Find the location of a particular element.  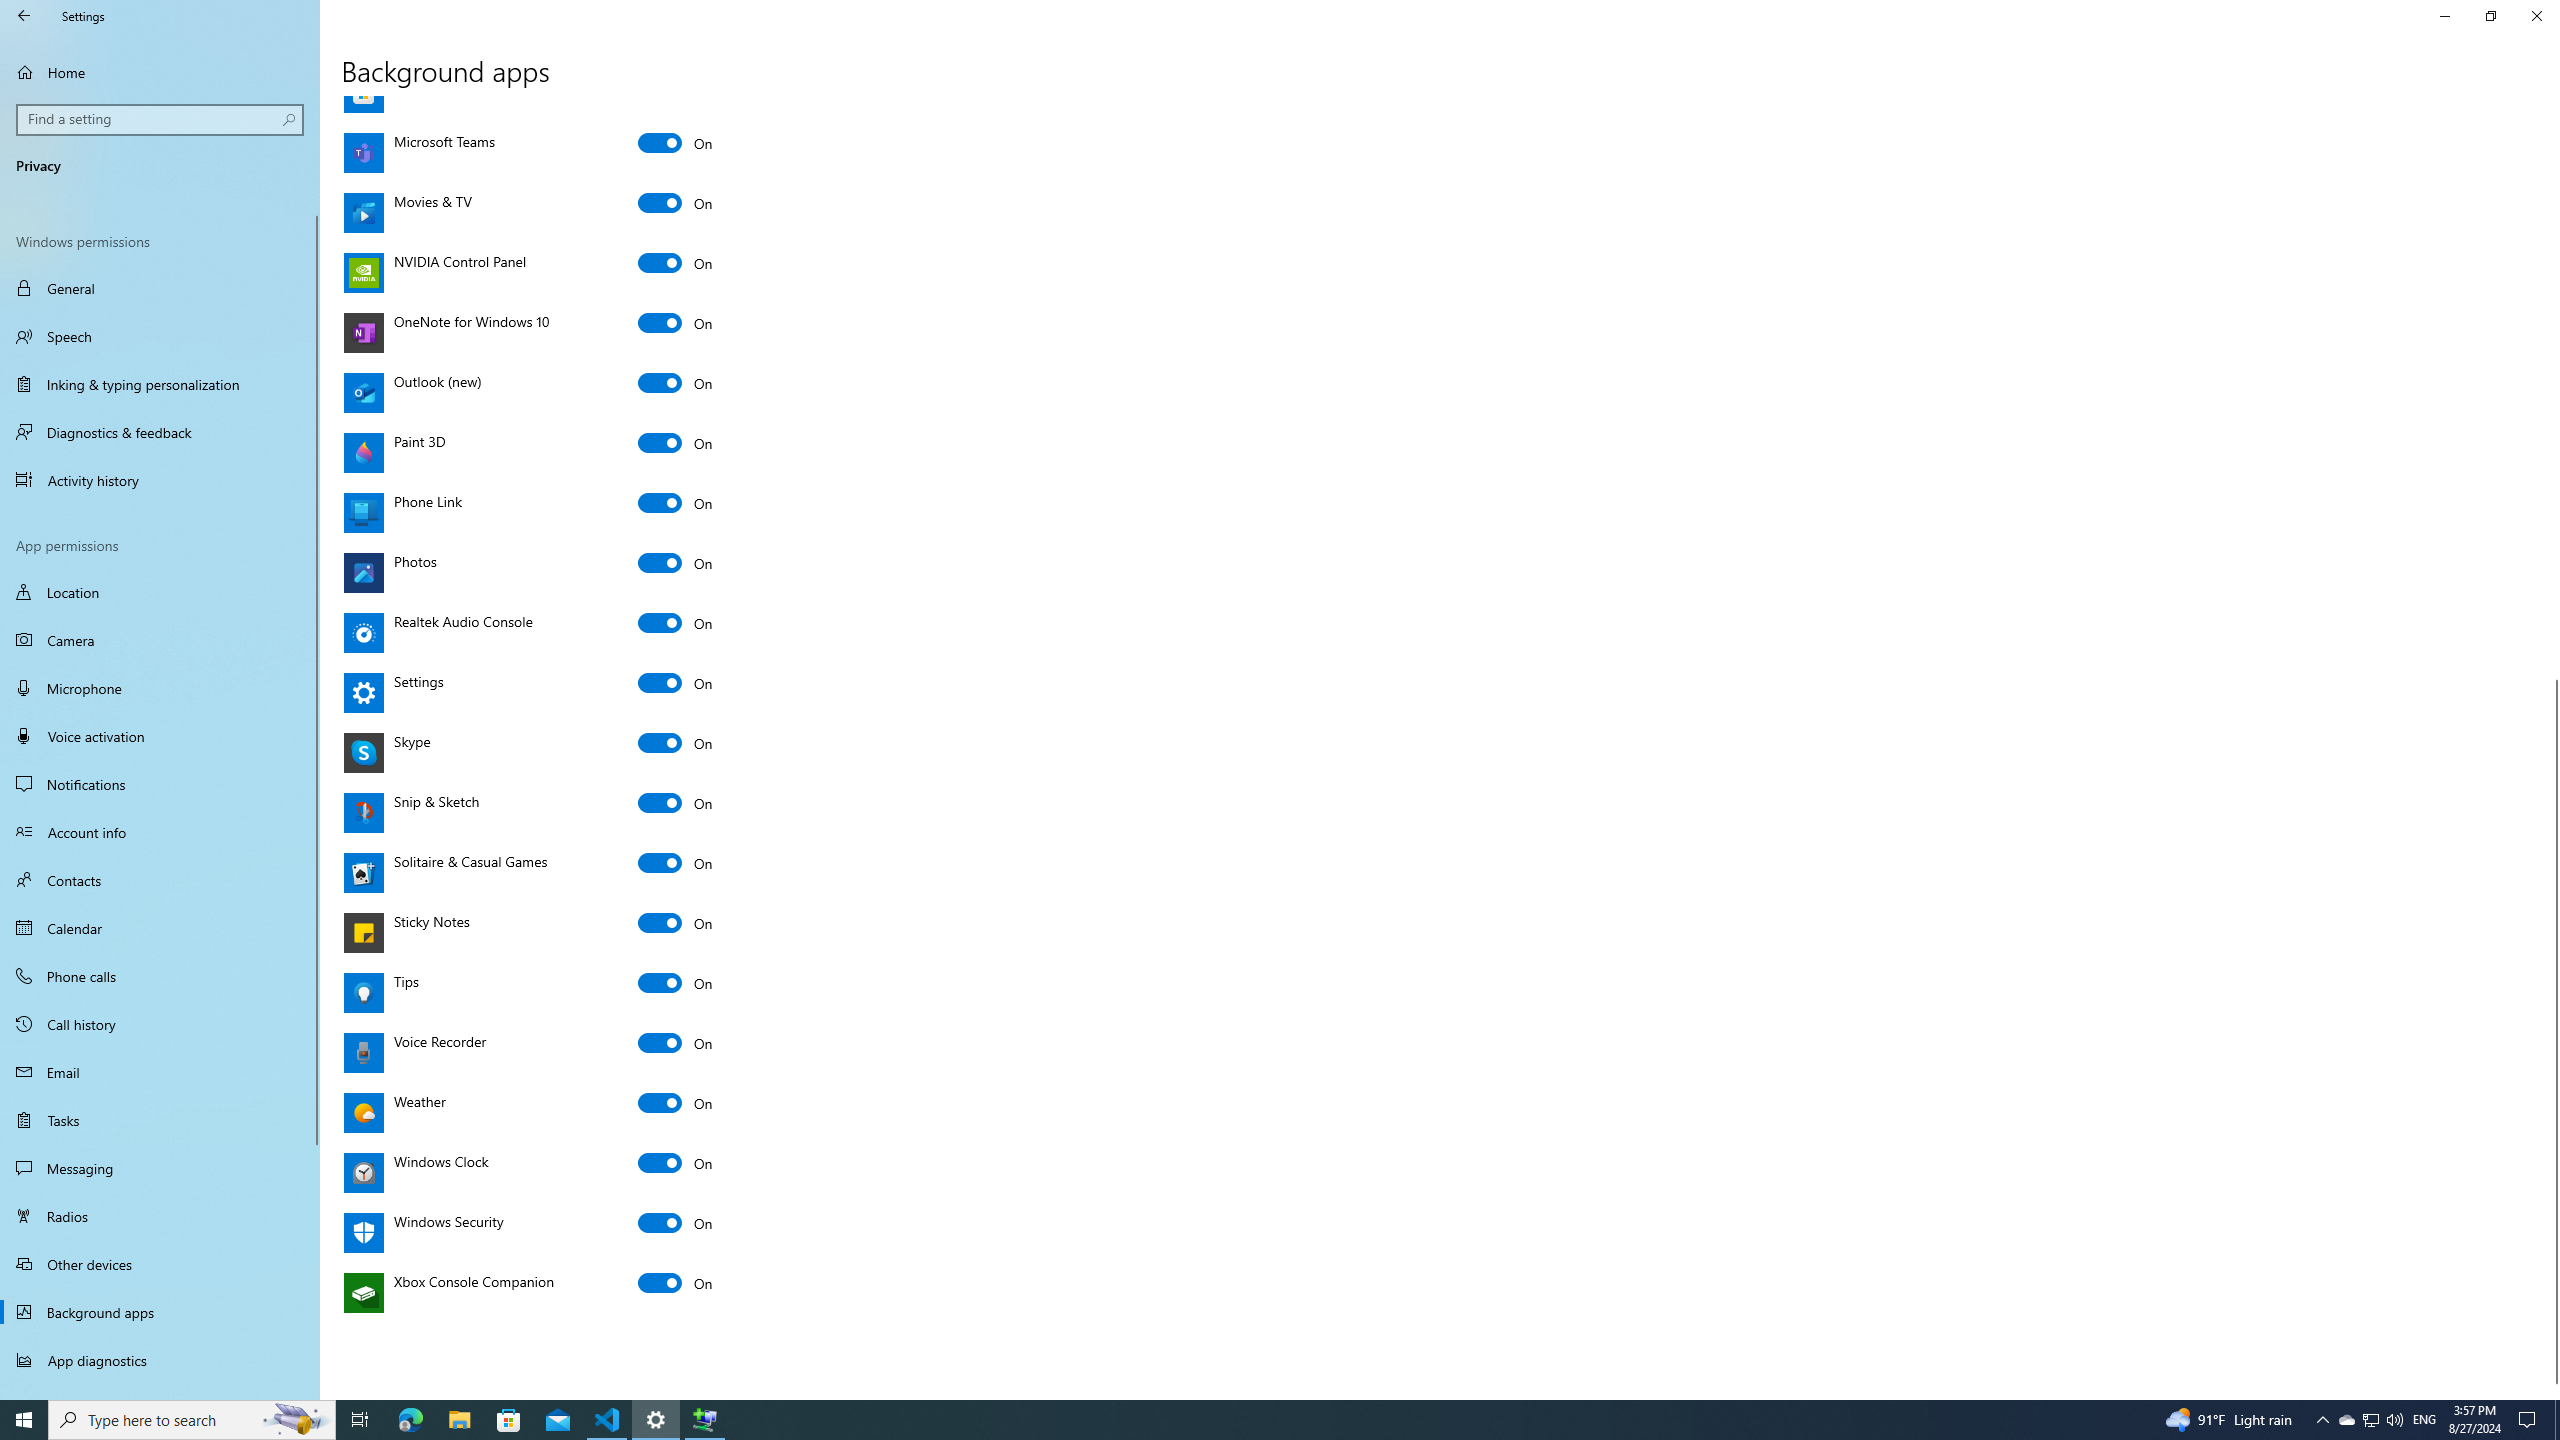

'Visual Studio Code - 1 running window' is located at coordinates (607, 1418).